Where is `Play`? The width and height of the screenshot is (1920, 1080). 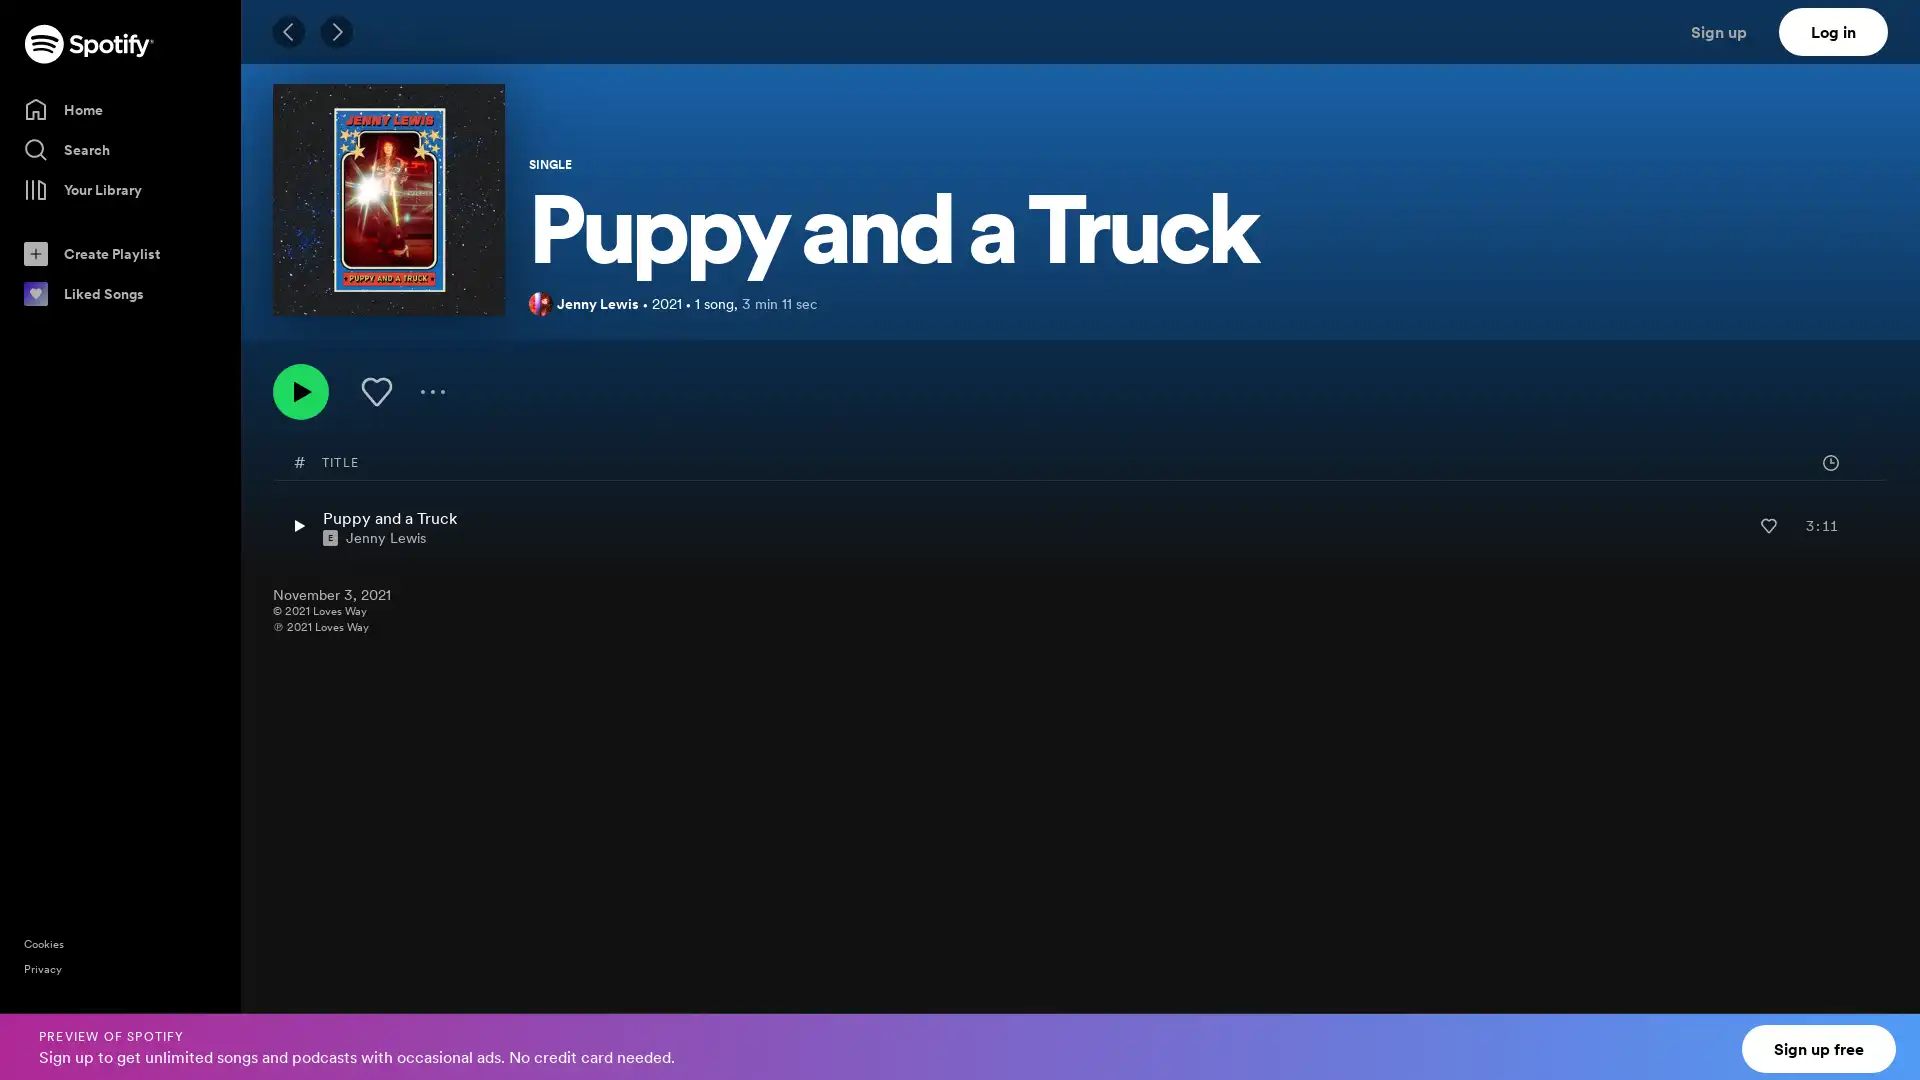
Play is located at coordinates (300, 392).